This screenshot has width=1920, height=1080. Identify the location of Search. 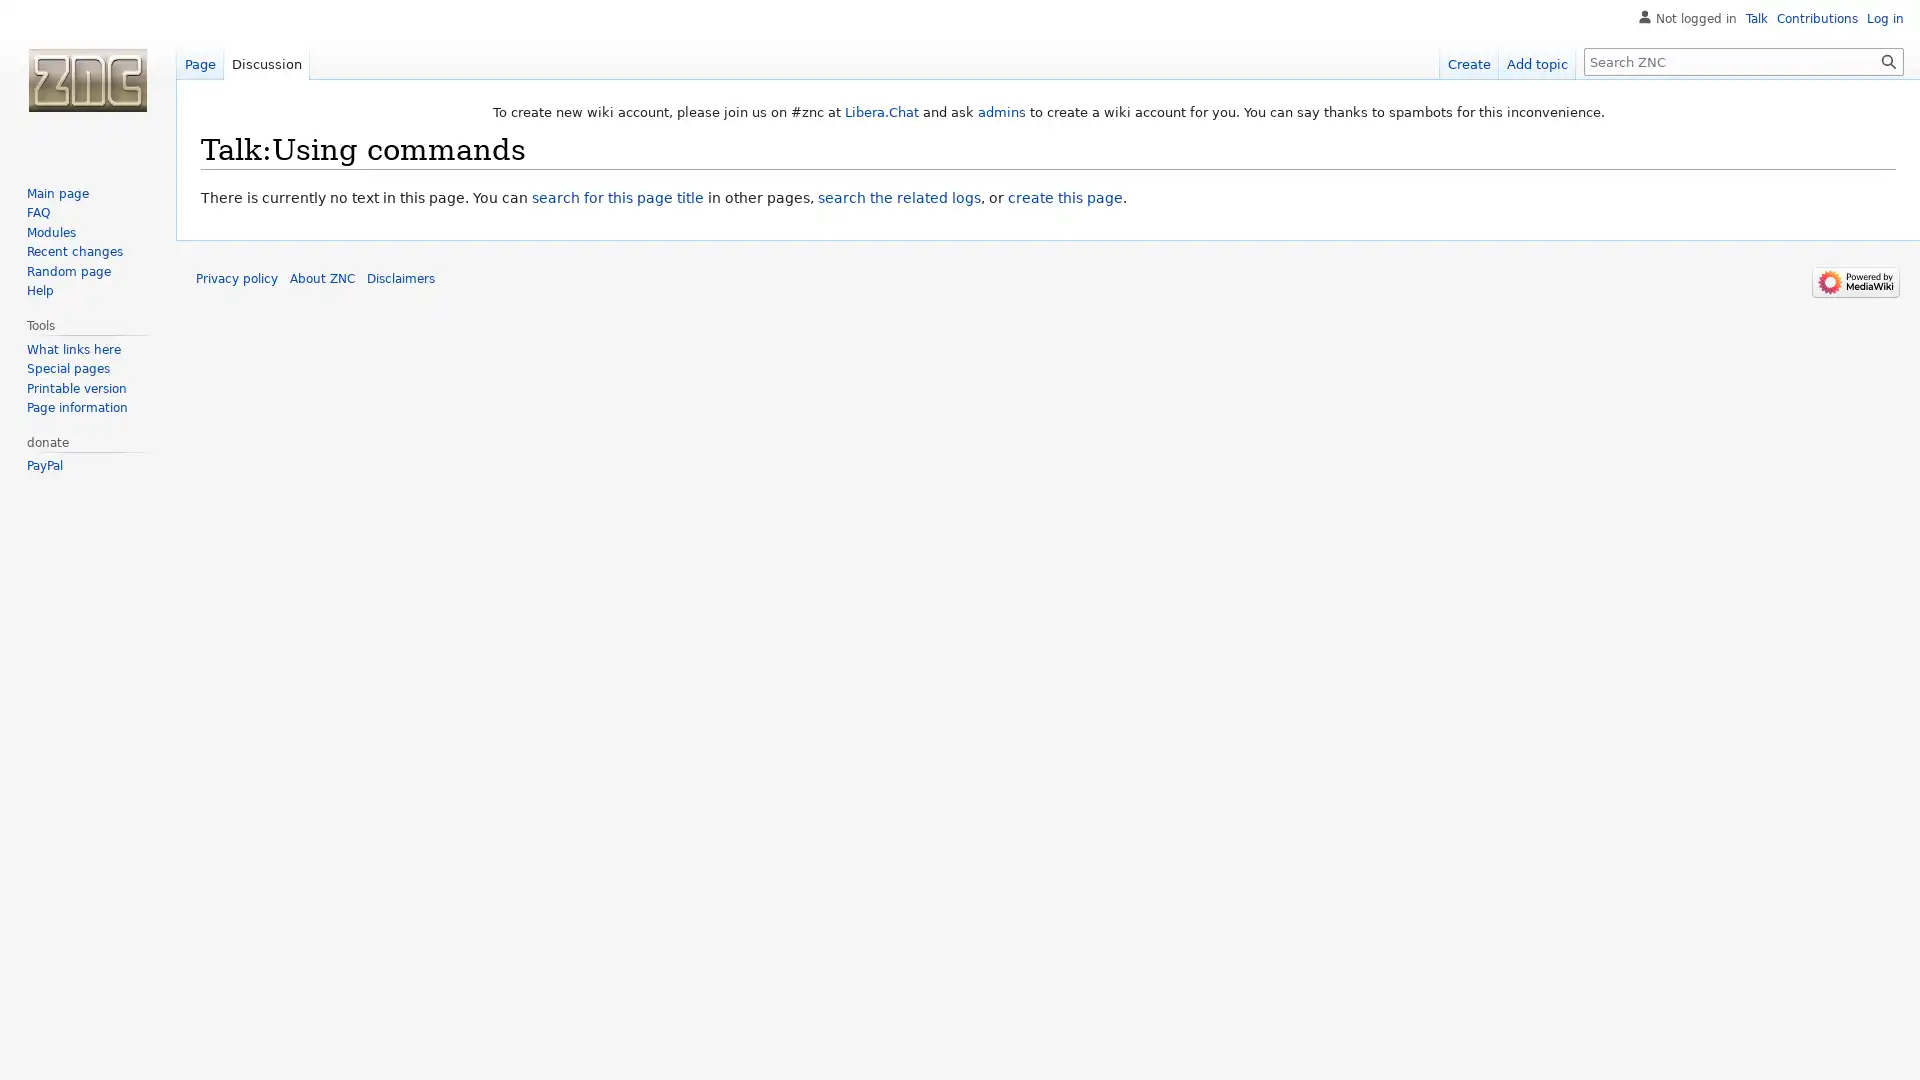
(1888, 60).